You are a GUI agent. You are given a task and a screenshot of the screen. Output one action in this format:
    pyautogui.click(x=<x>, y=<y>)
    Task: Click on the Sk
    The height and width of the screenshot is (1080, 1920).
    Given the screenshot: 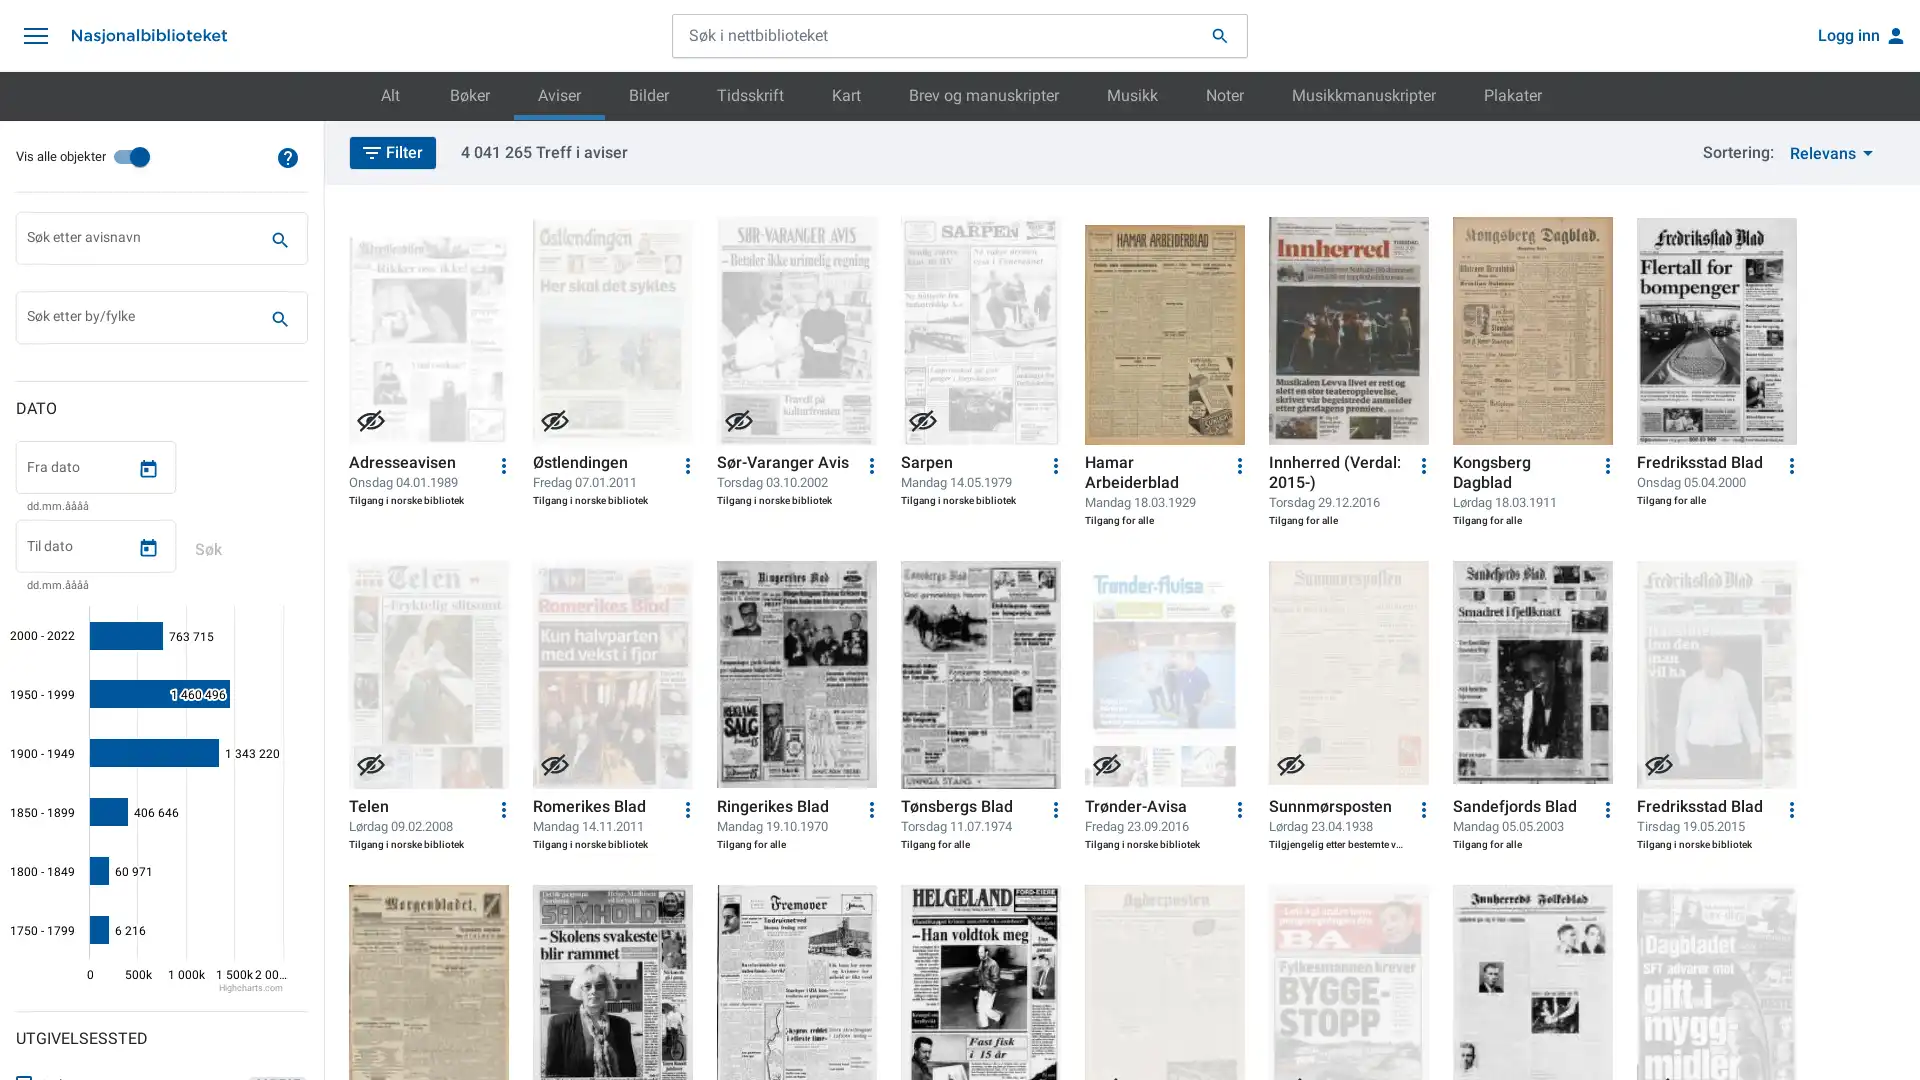 What is the action you would take?
    pyautogui.click(x=278, y=318)
    